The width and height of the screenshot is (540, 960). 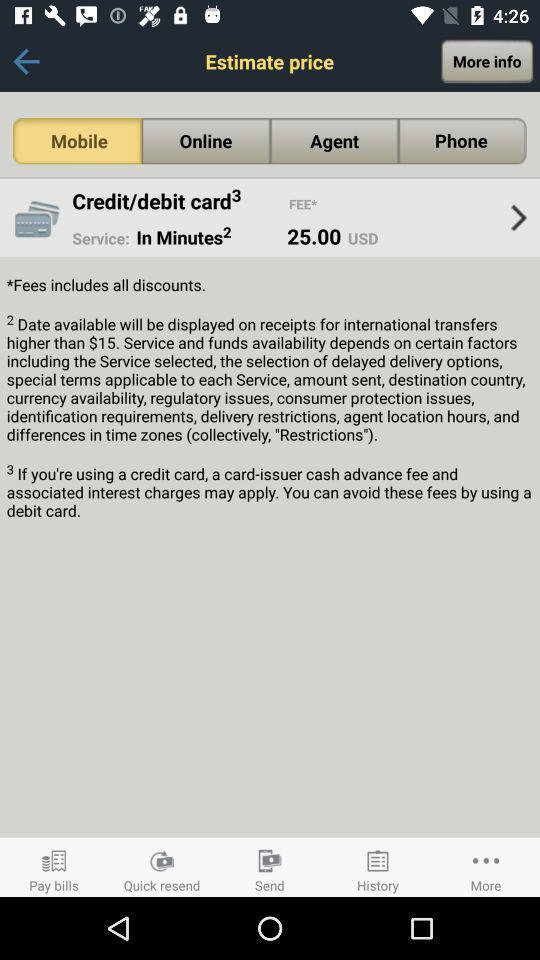 What do you see at coordinates (201, 237) in the screenshot?
I see `app to the left of 25.00 icon` at bounding box center [201, 237].